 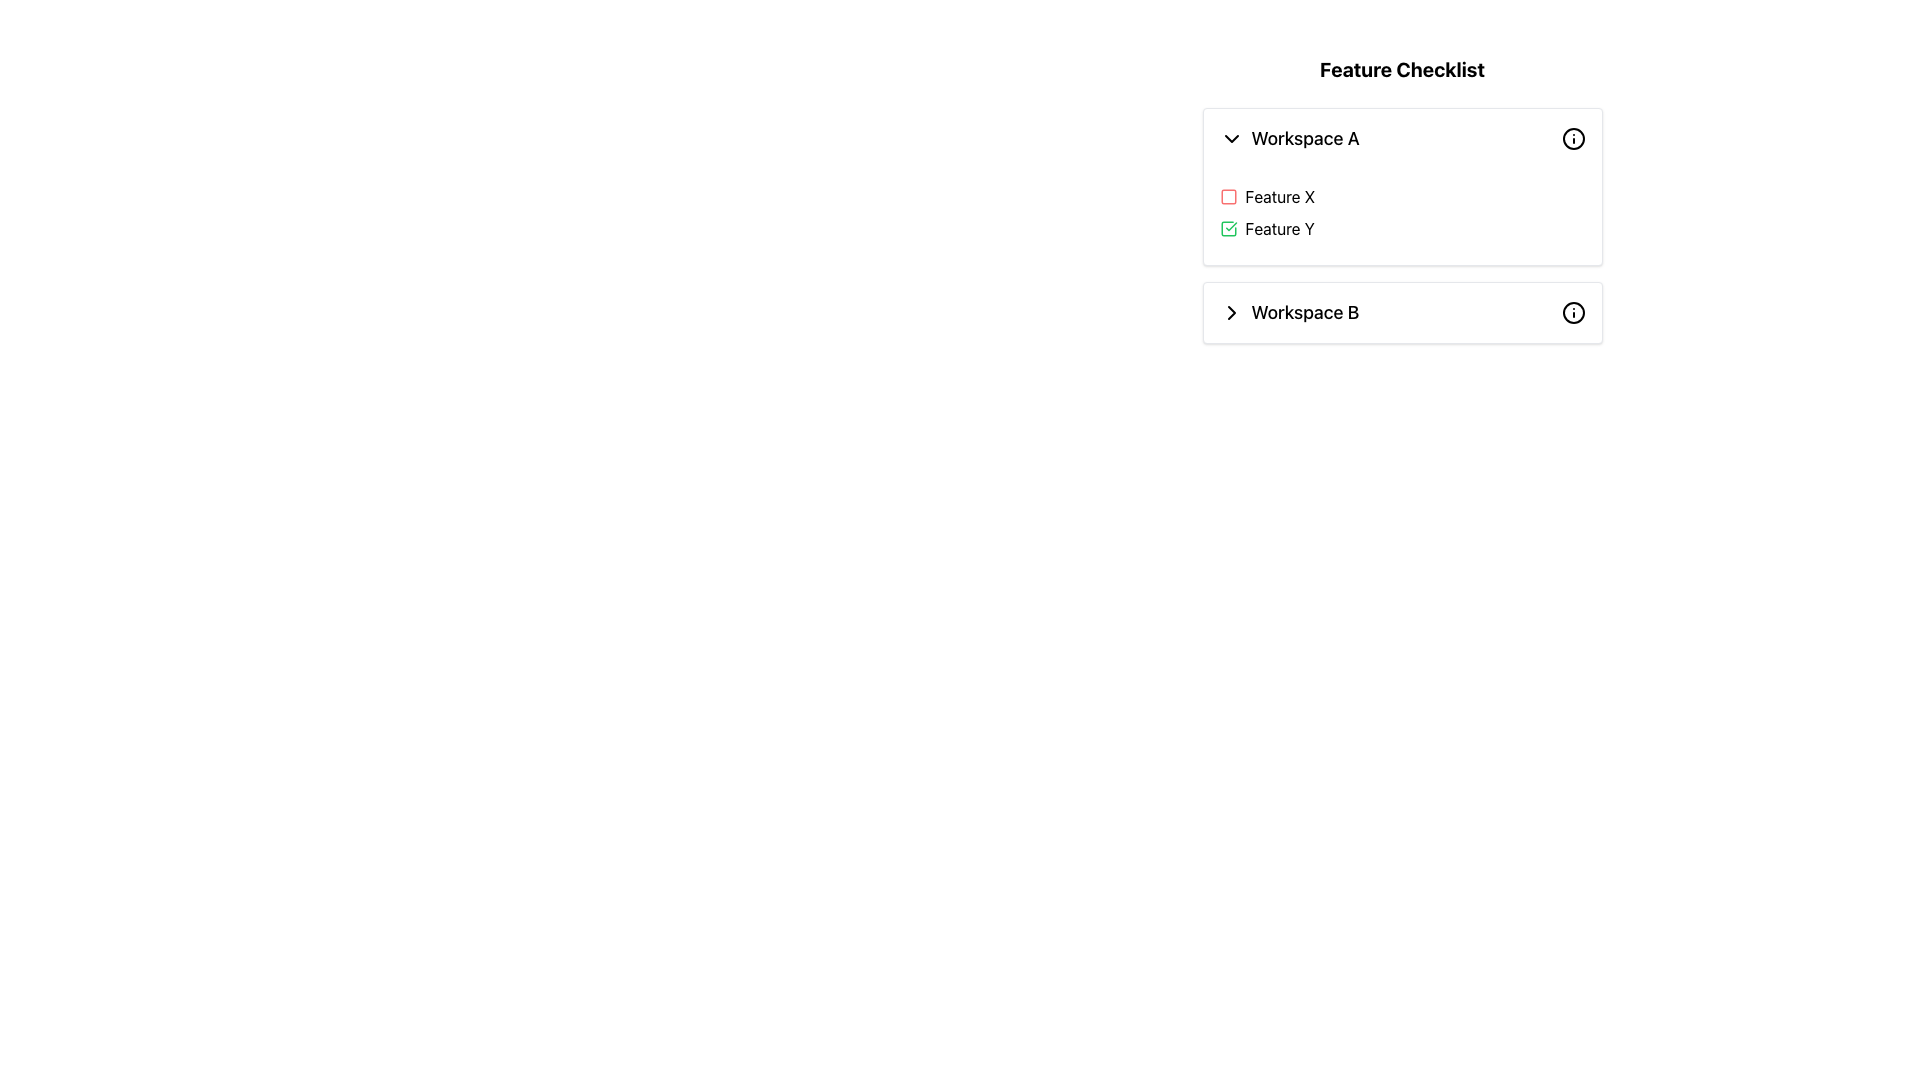 I want to click on the 'Feature X' status icon located at the start of the row in the Workspace A section of the feature checklist, so click(x=1227, y=196).